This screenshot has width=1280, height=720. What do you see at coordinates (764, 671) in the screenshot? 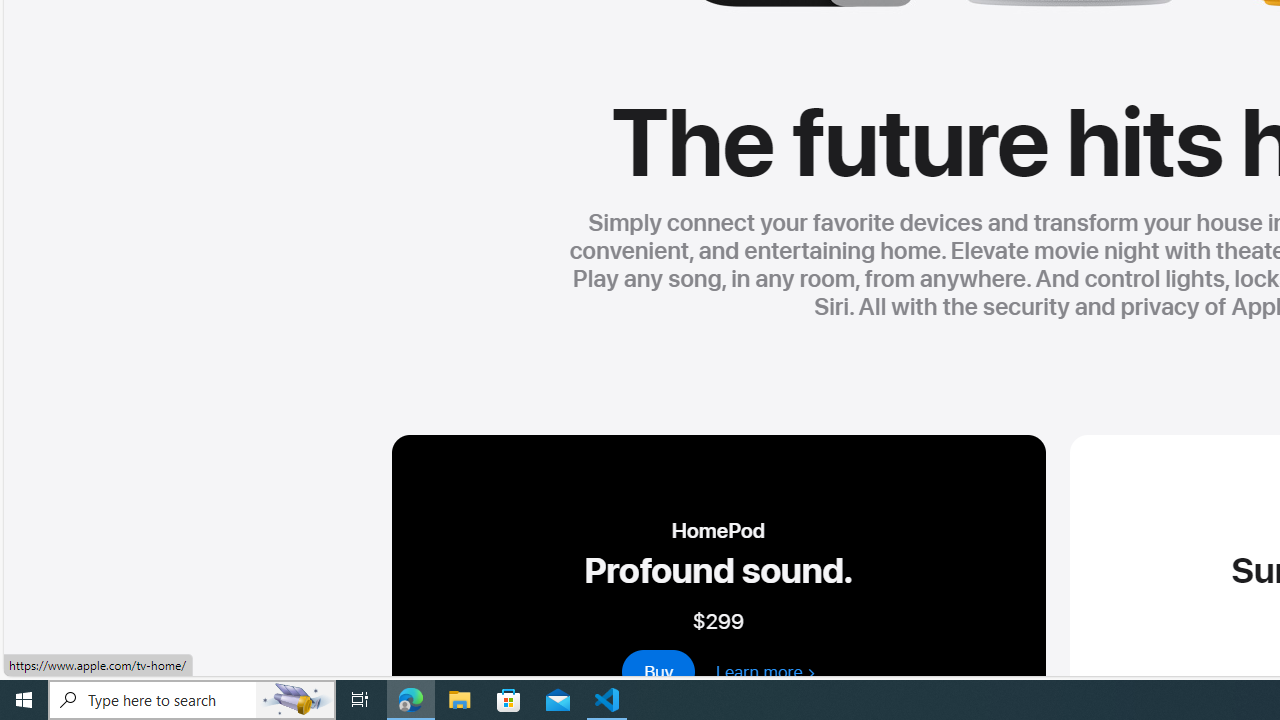
I see `'learn more about homepod 2nd generation'` at bounding box center [764, 671].